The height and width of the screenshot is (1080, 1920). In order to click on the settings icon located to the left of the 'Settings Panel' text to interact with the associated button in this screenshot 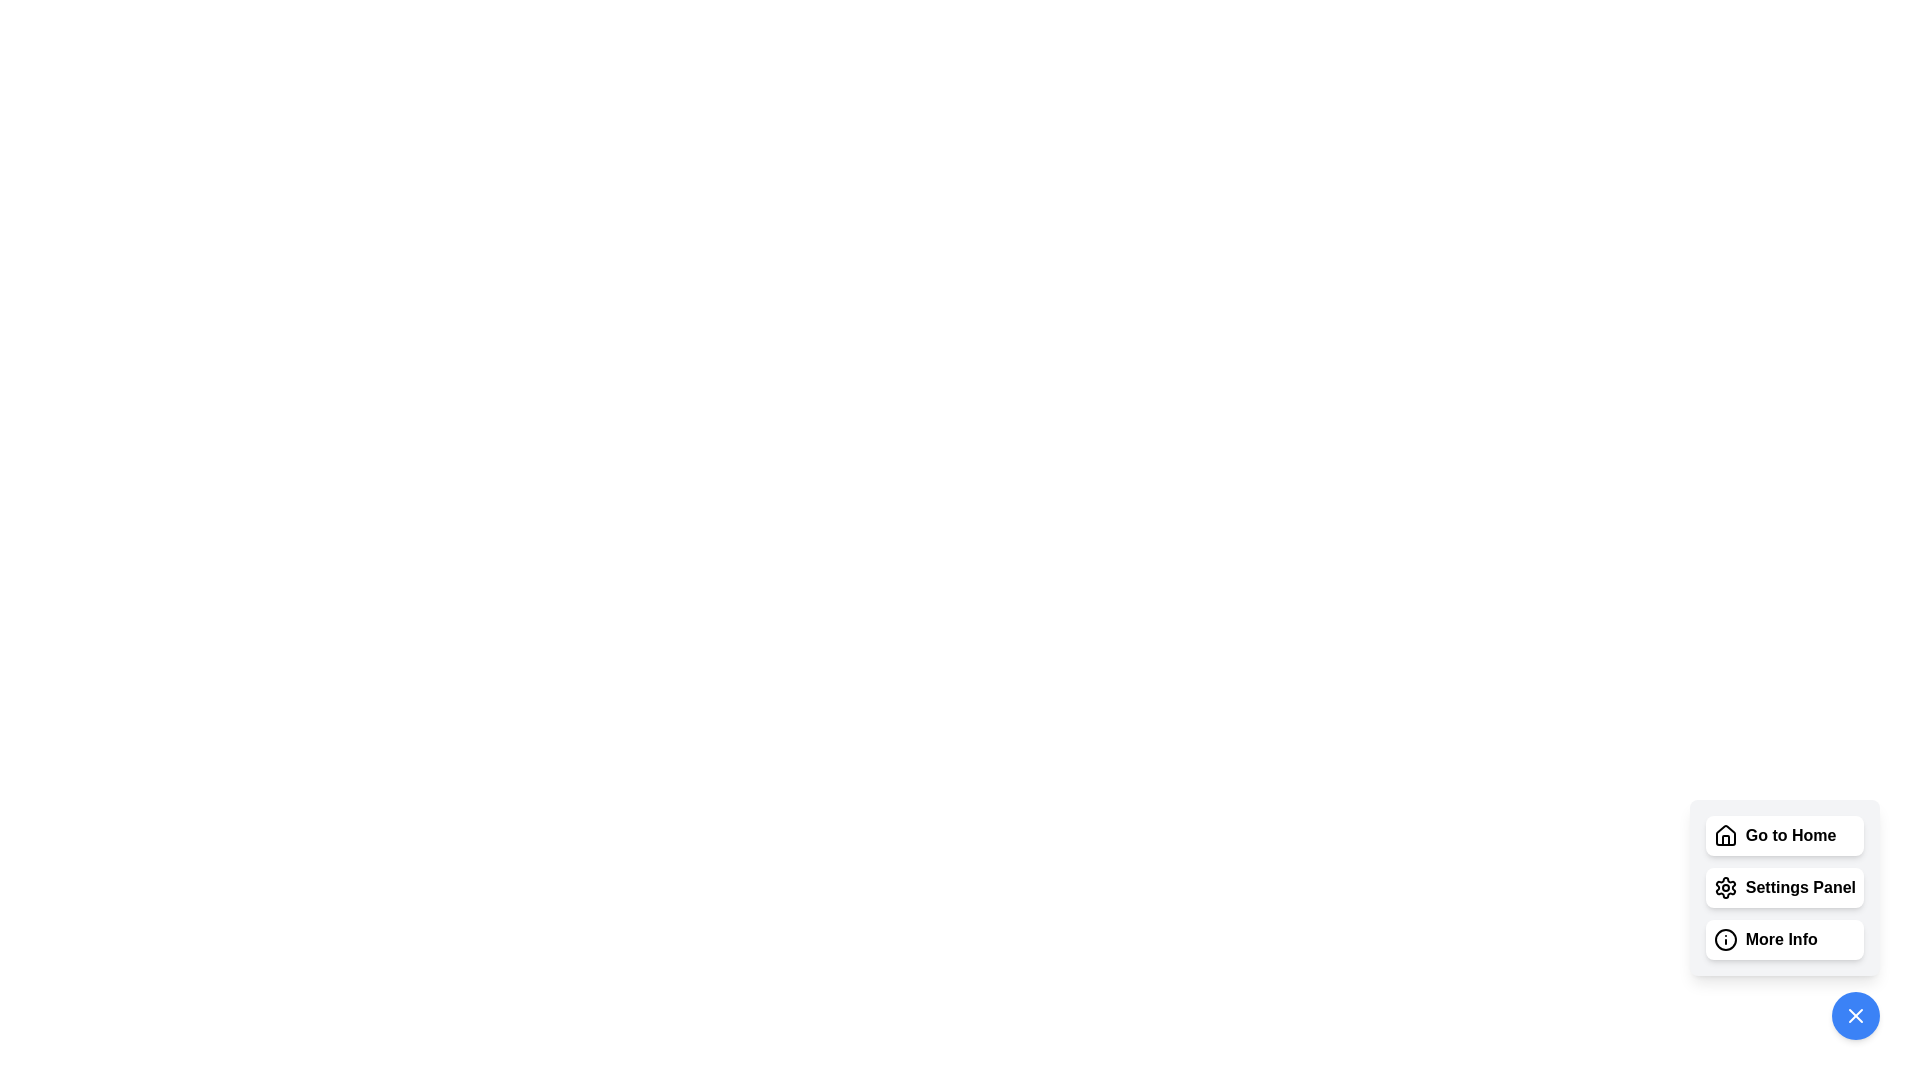, I will do `click(1724, 886)`.